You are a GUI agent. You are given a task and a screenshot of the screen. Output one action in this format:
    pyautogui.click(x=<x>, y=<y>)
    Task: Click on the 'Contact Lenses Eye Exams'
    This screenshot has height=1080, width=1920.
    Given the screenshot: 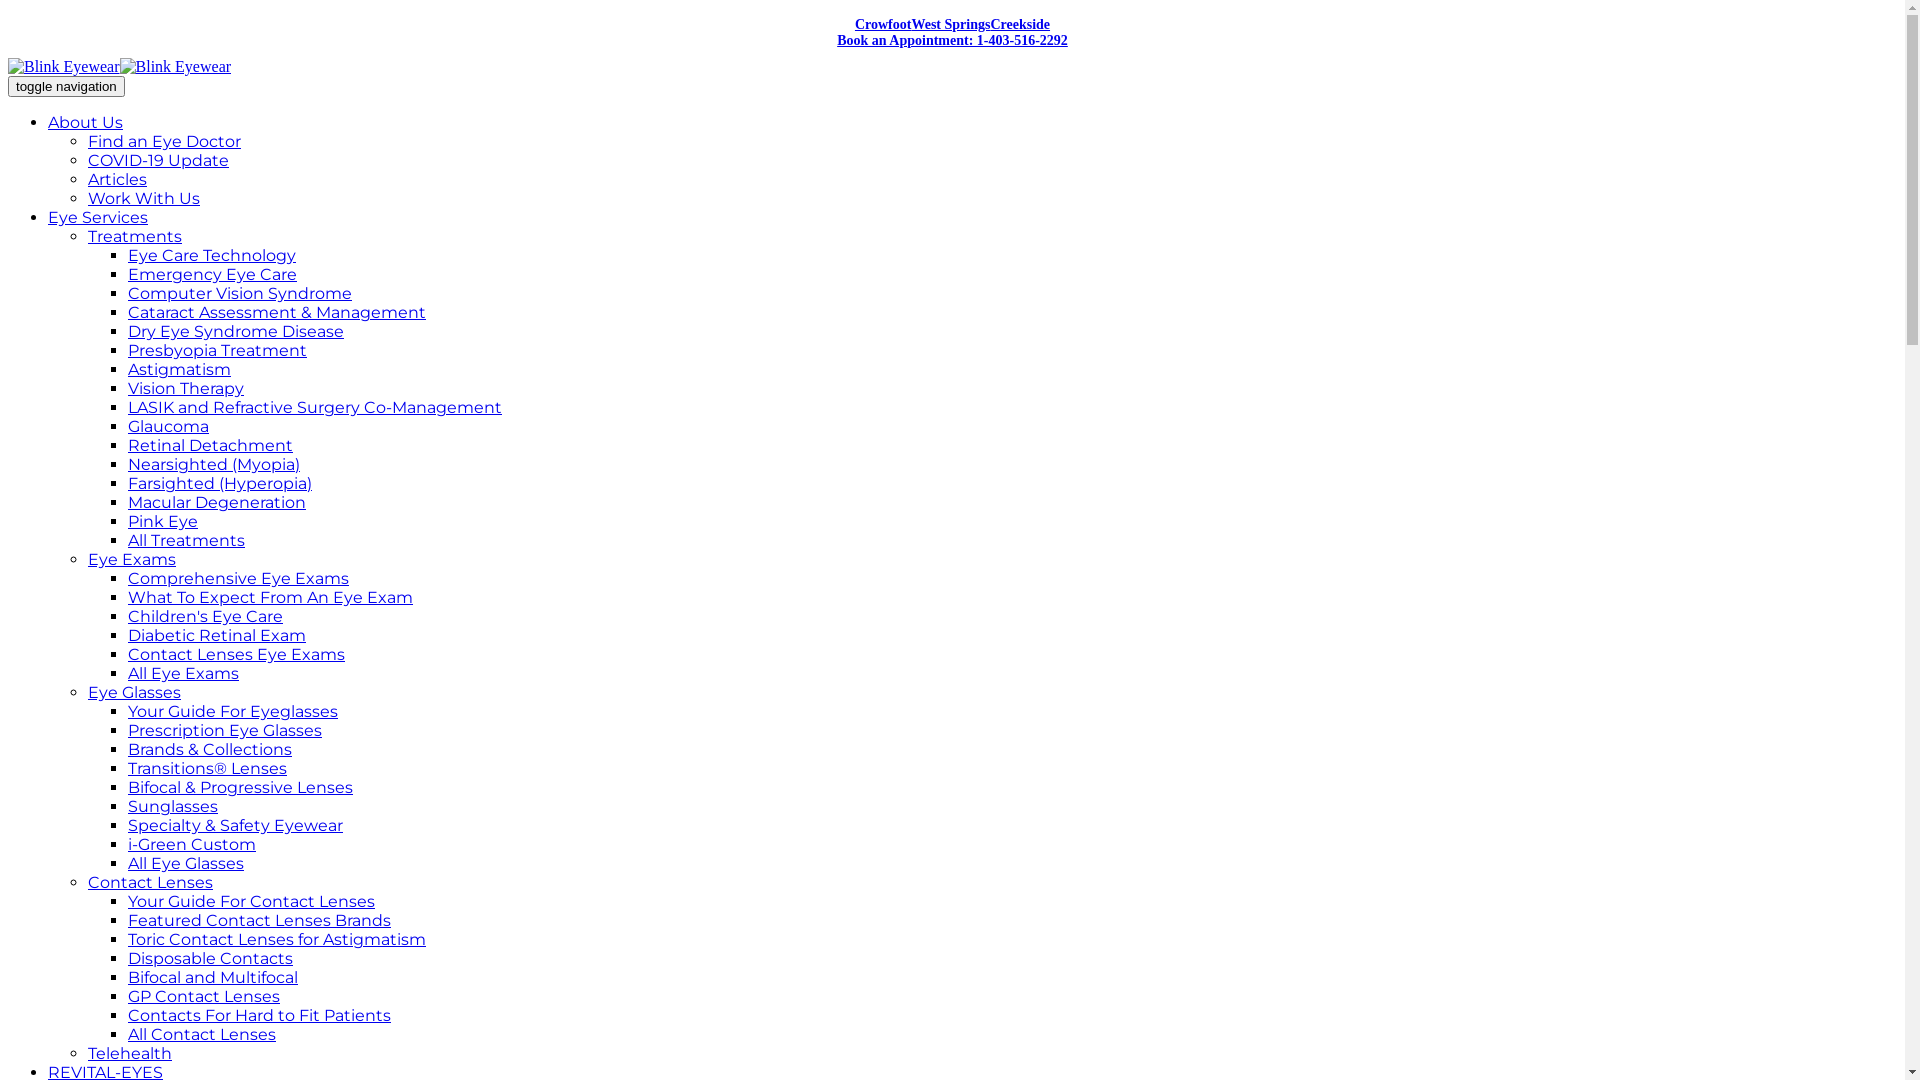 What is the action you would take?
    pyautogui.click(x=236, y=654)
    